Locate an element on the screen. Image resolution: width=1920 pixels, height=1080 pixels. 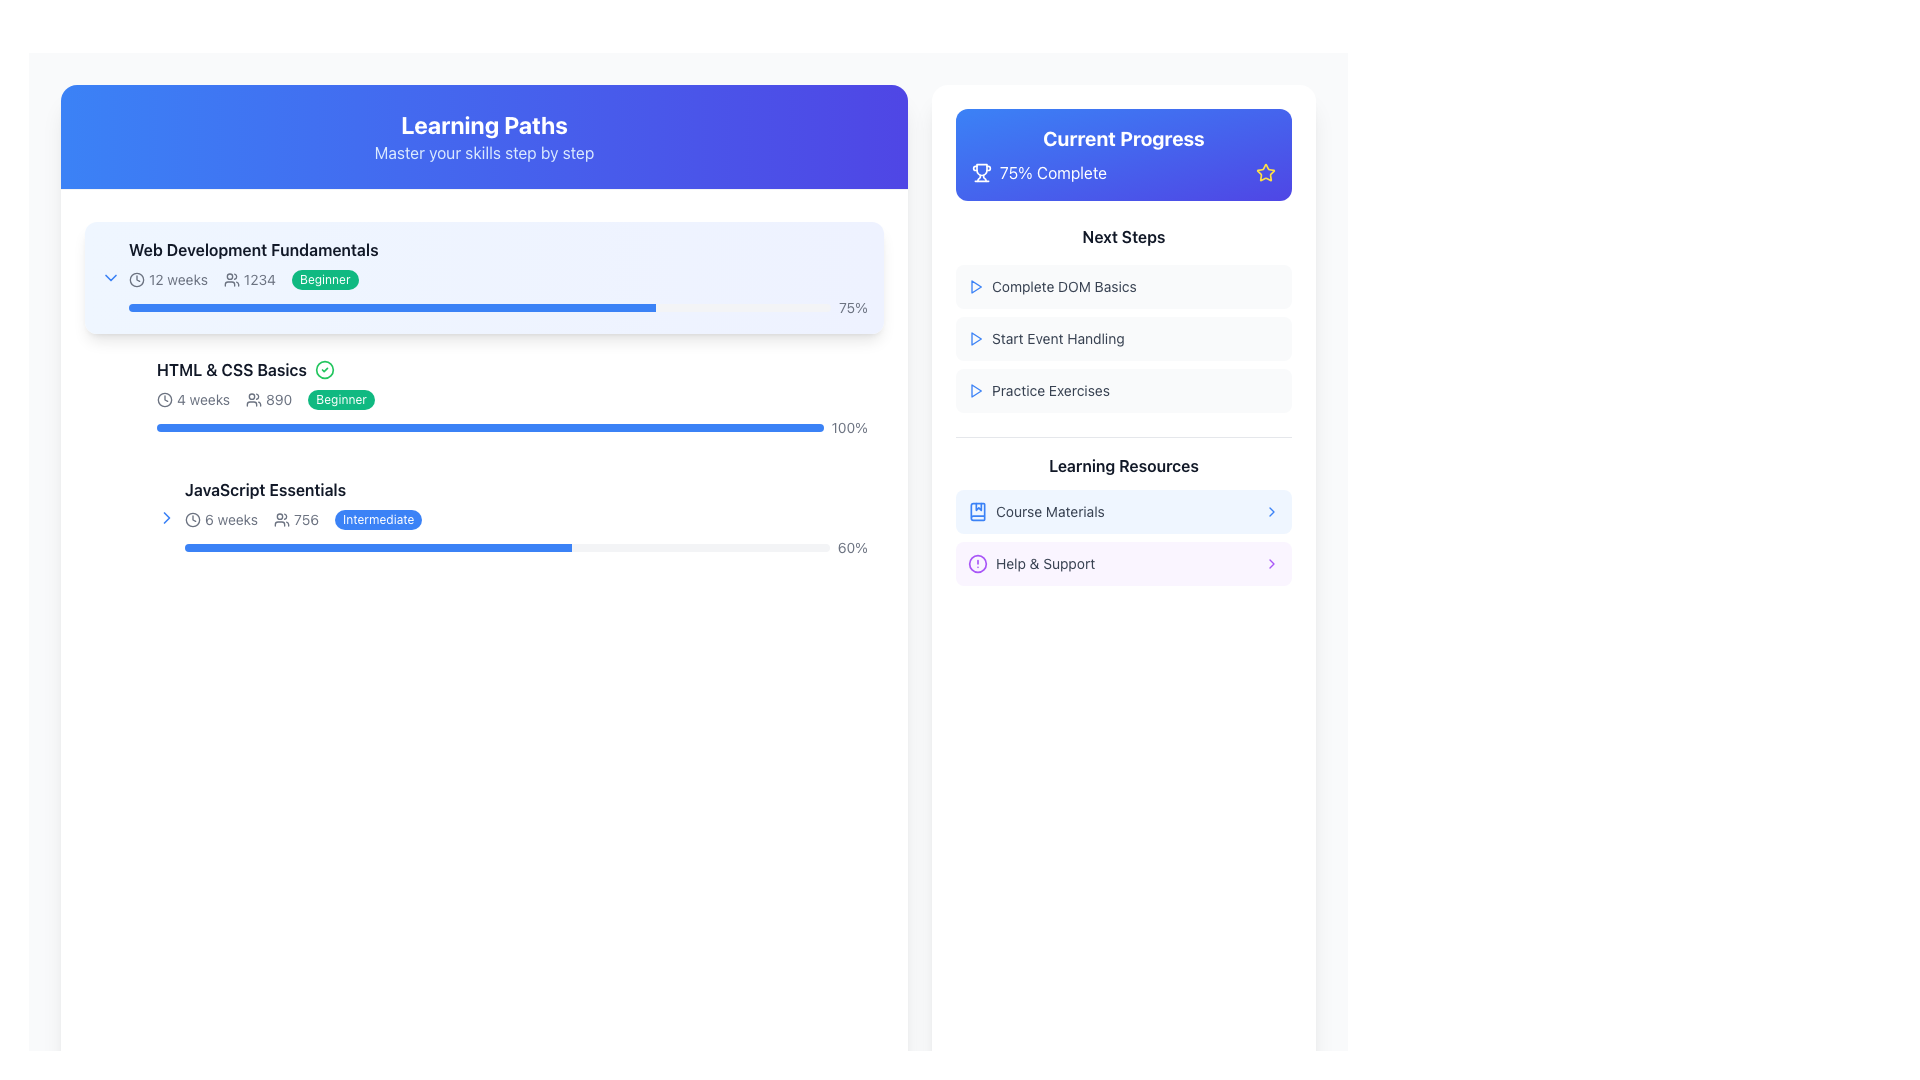
the help and support icon located in the Learning Resources section, to the left of the 'Help & Support' label in the sidebar is located at coordinates (978, 563).